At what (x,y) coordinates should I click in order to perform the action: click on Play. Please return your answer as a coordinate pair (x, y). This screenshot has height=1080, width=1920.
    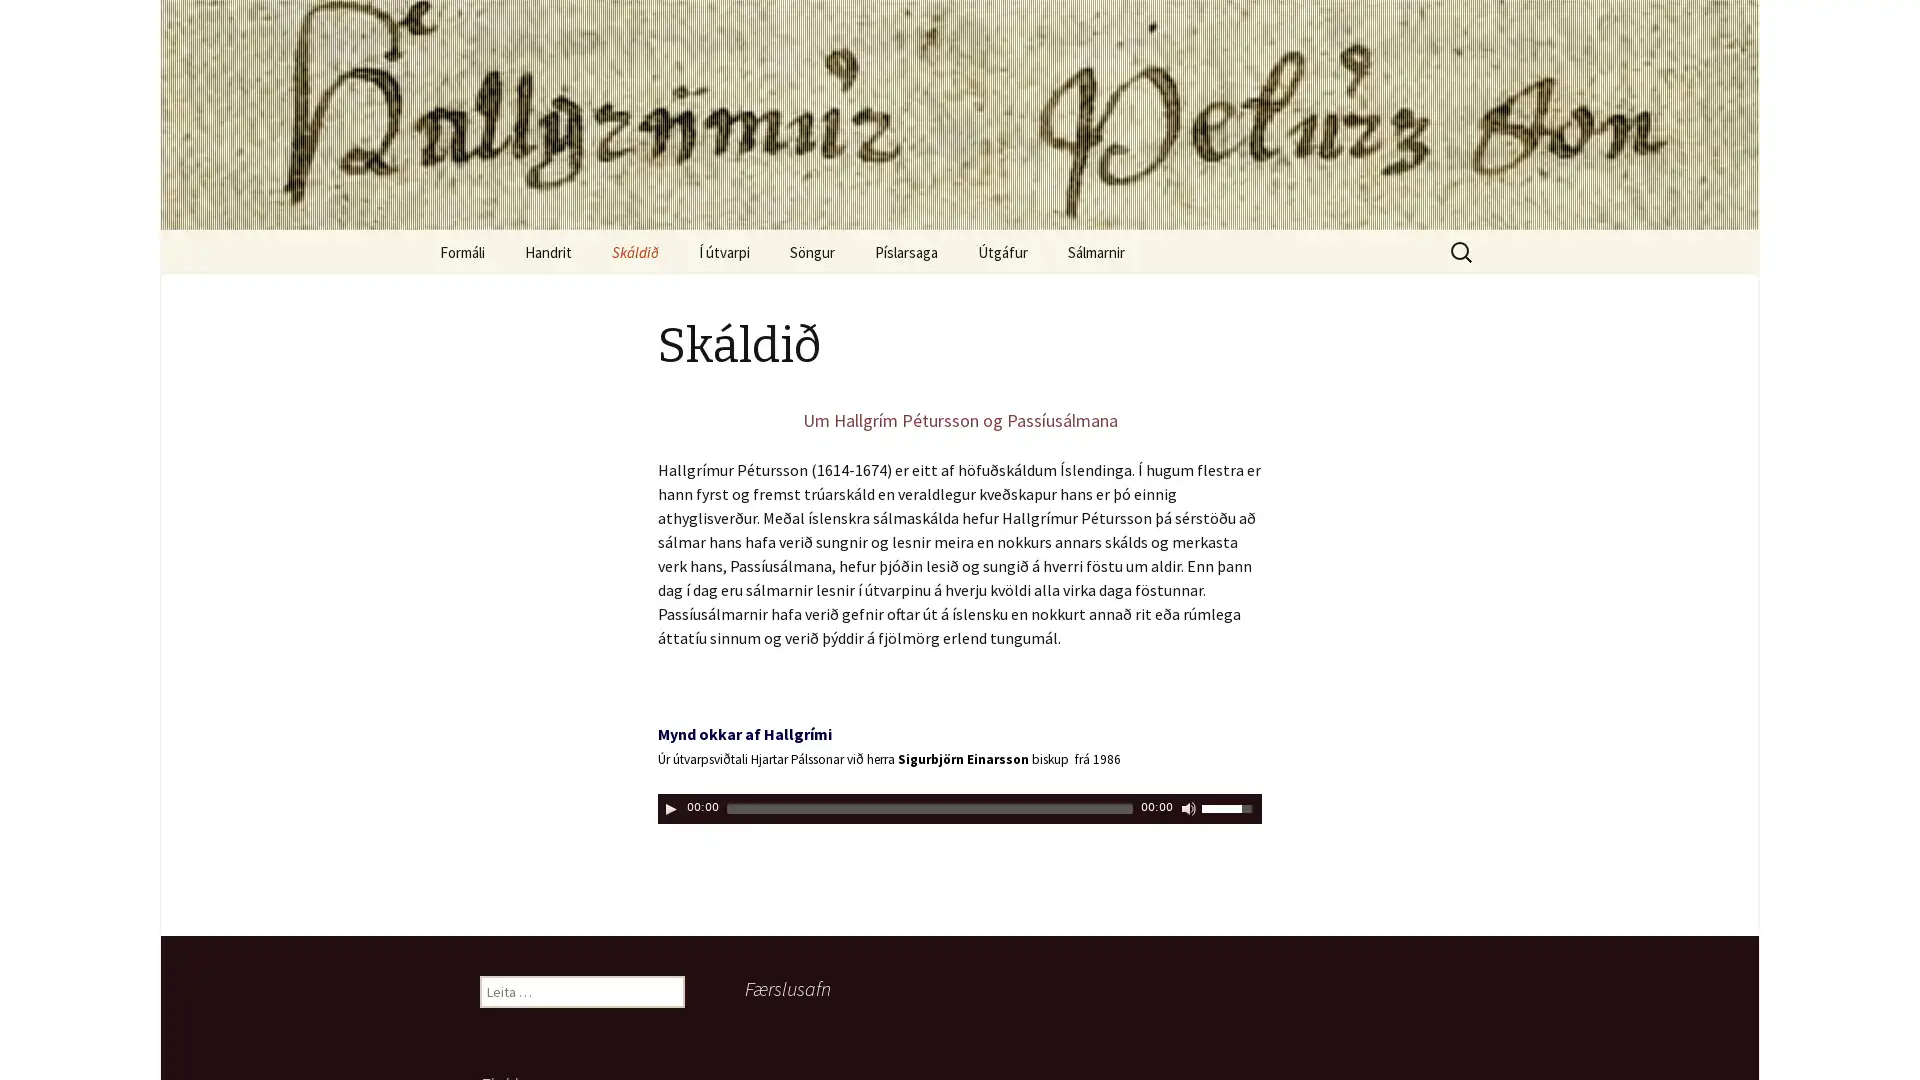
    Looking at the image, I should click on (671, 808).